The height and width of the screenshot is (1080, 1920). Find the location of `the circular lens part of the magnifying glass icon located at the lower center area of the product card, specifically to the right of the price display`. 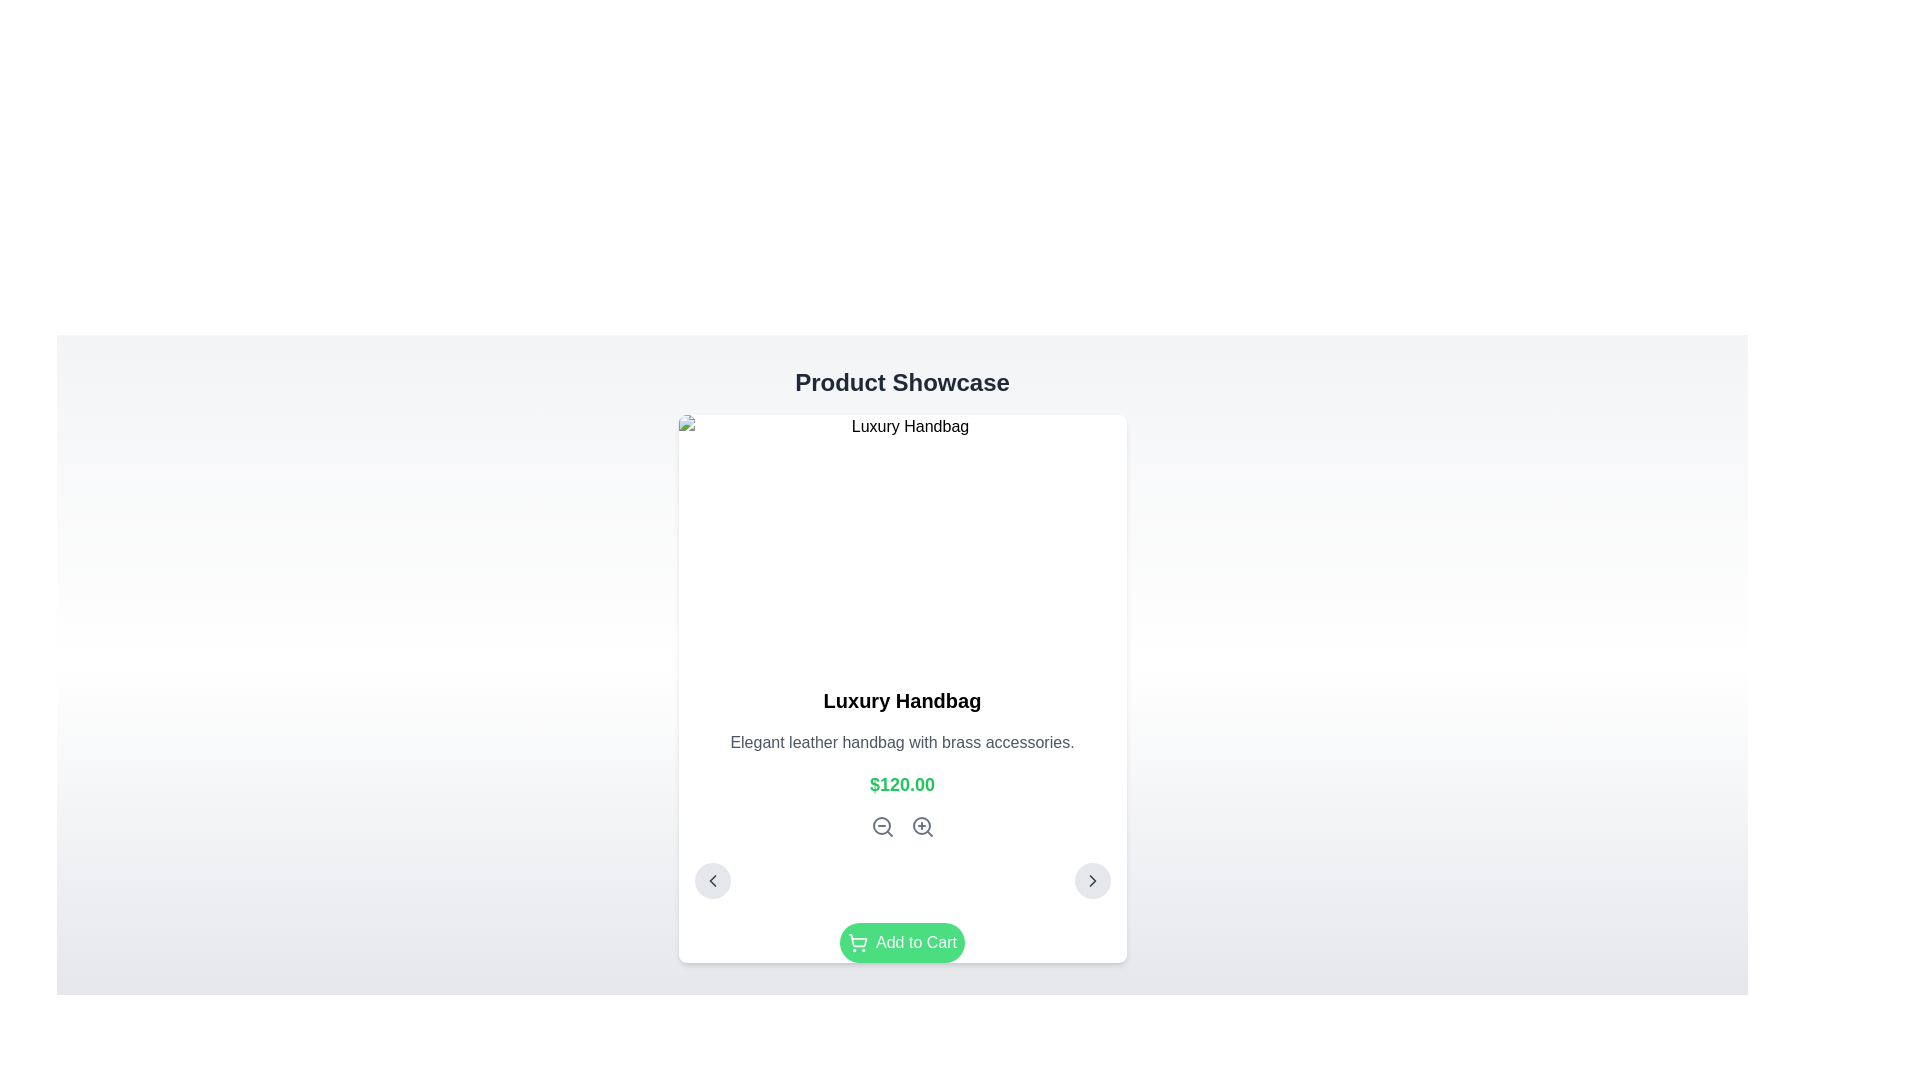

the circular lens part of the magnifying glass icon located at the lower center area of the product card, specifically to the right of the price display is located at coordinates (920, 825).